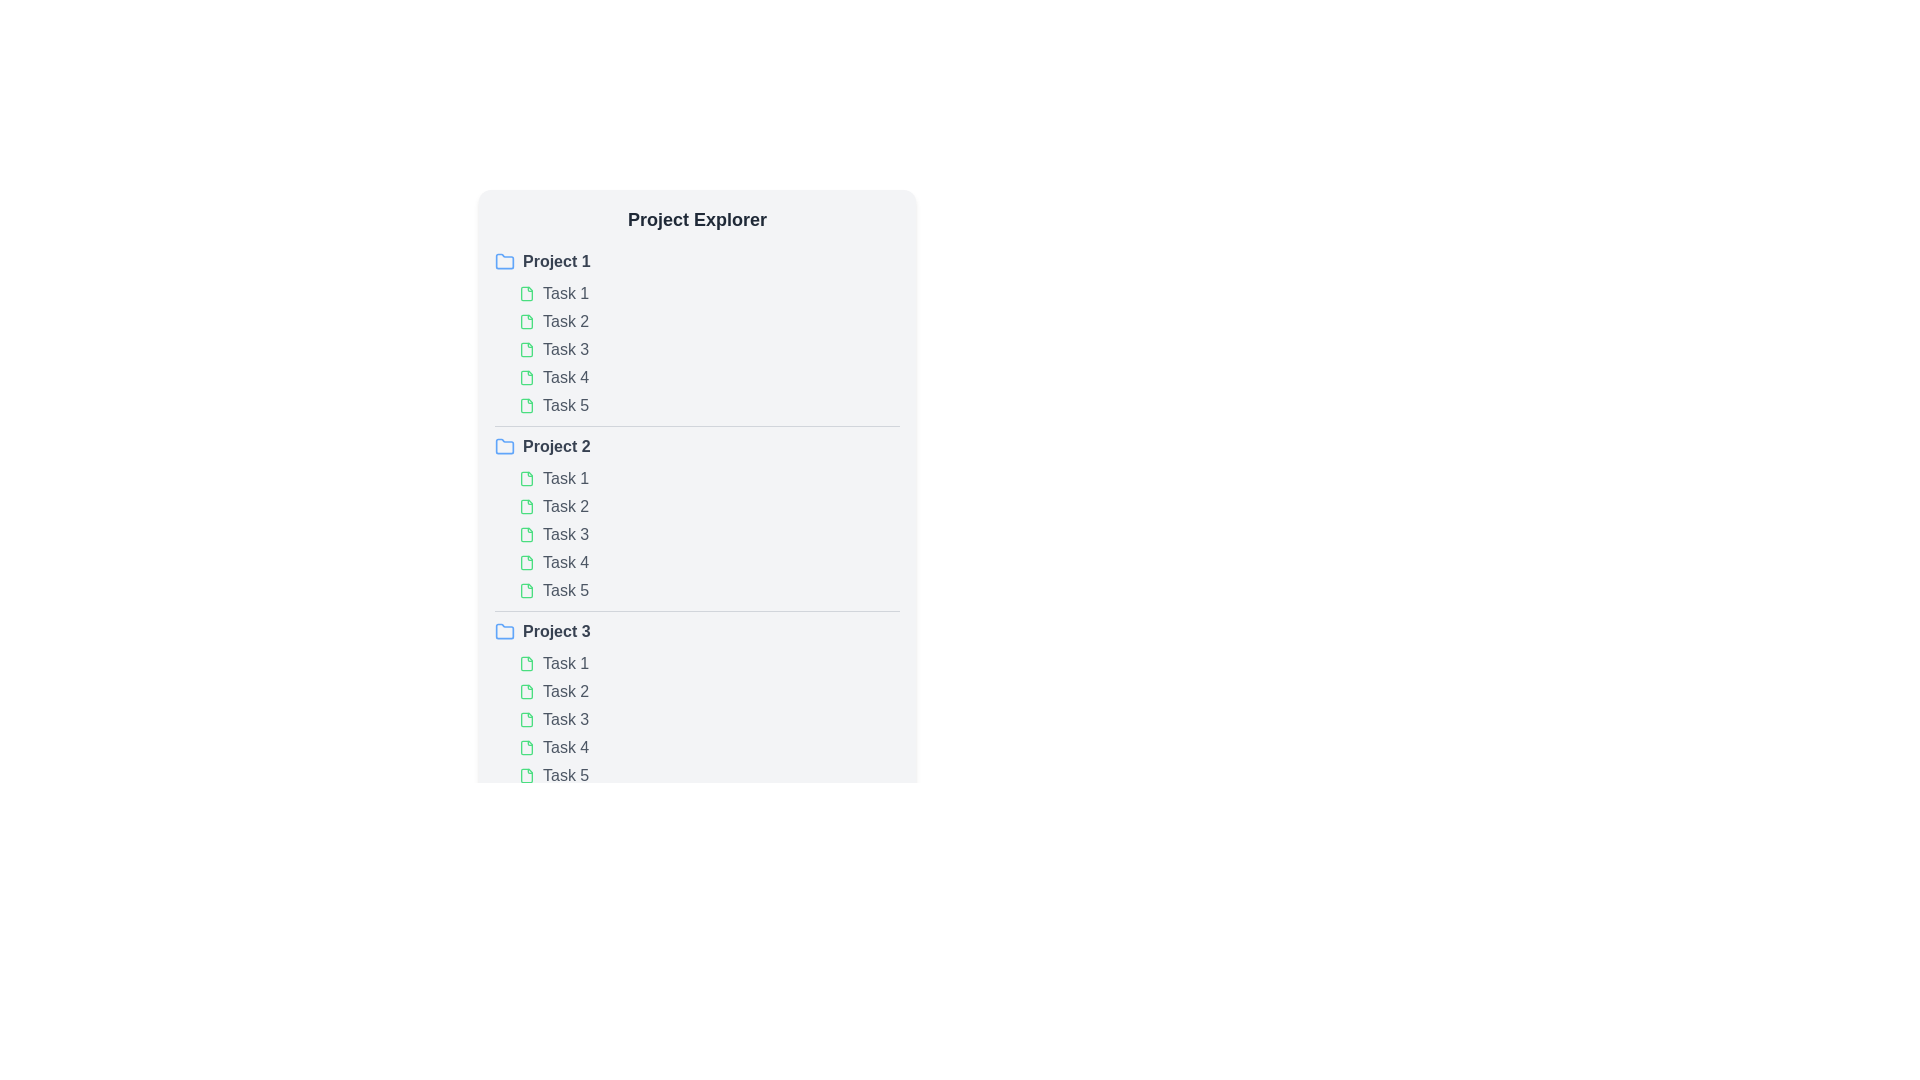 This screenshot has height=1080, width=1920. I want to click on the text label displaying 'Task 3' under the 'Project 2' section, so click(565, 534).